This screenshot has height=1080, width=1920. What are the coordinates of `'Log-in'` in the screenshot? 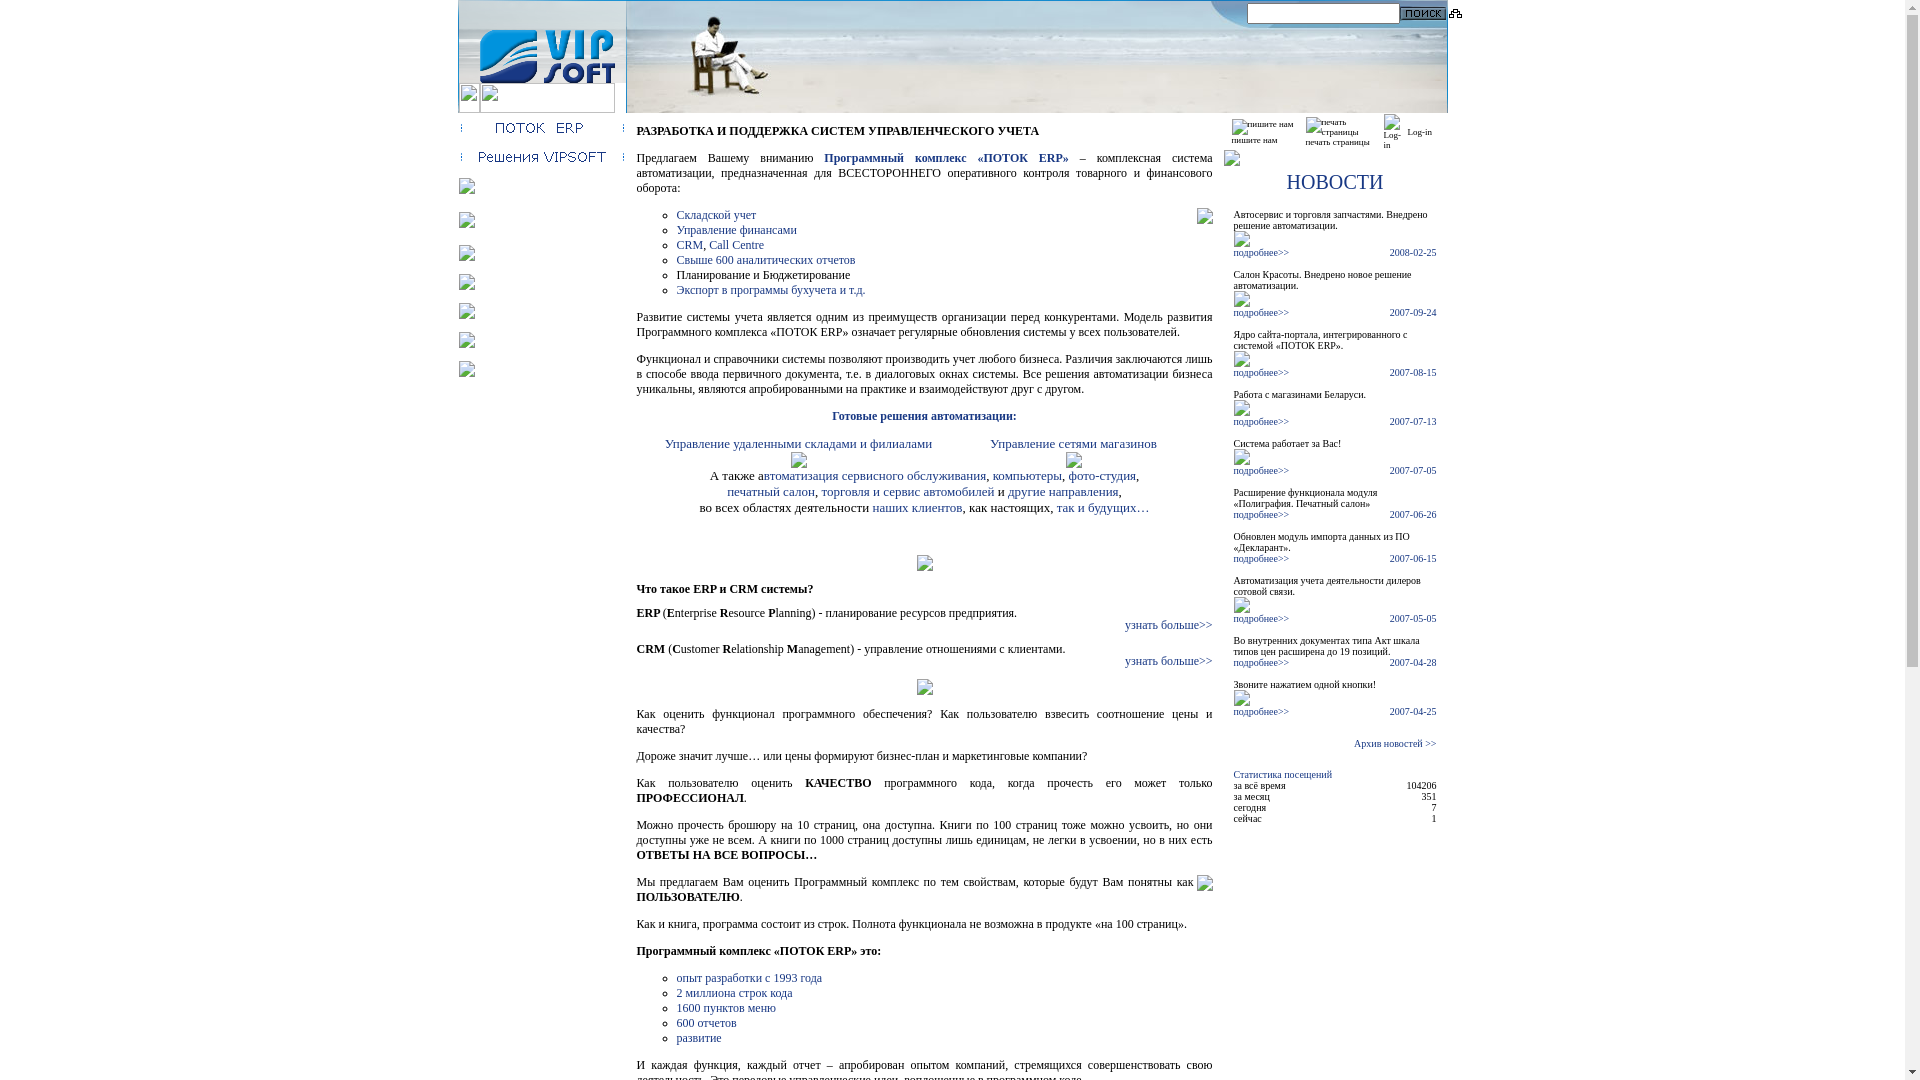 It's located at (1419, 131).